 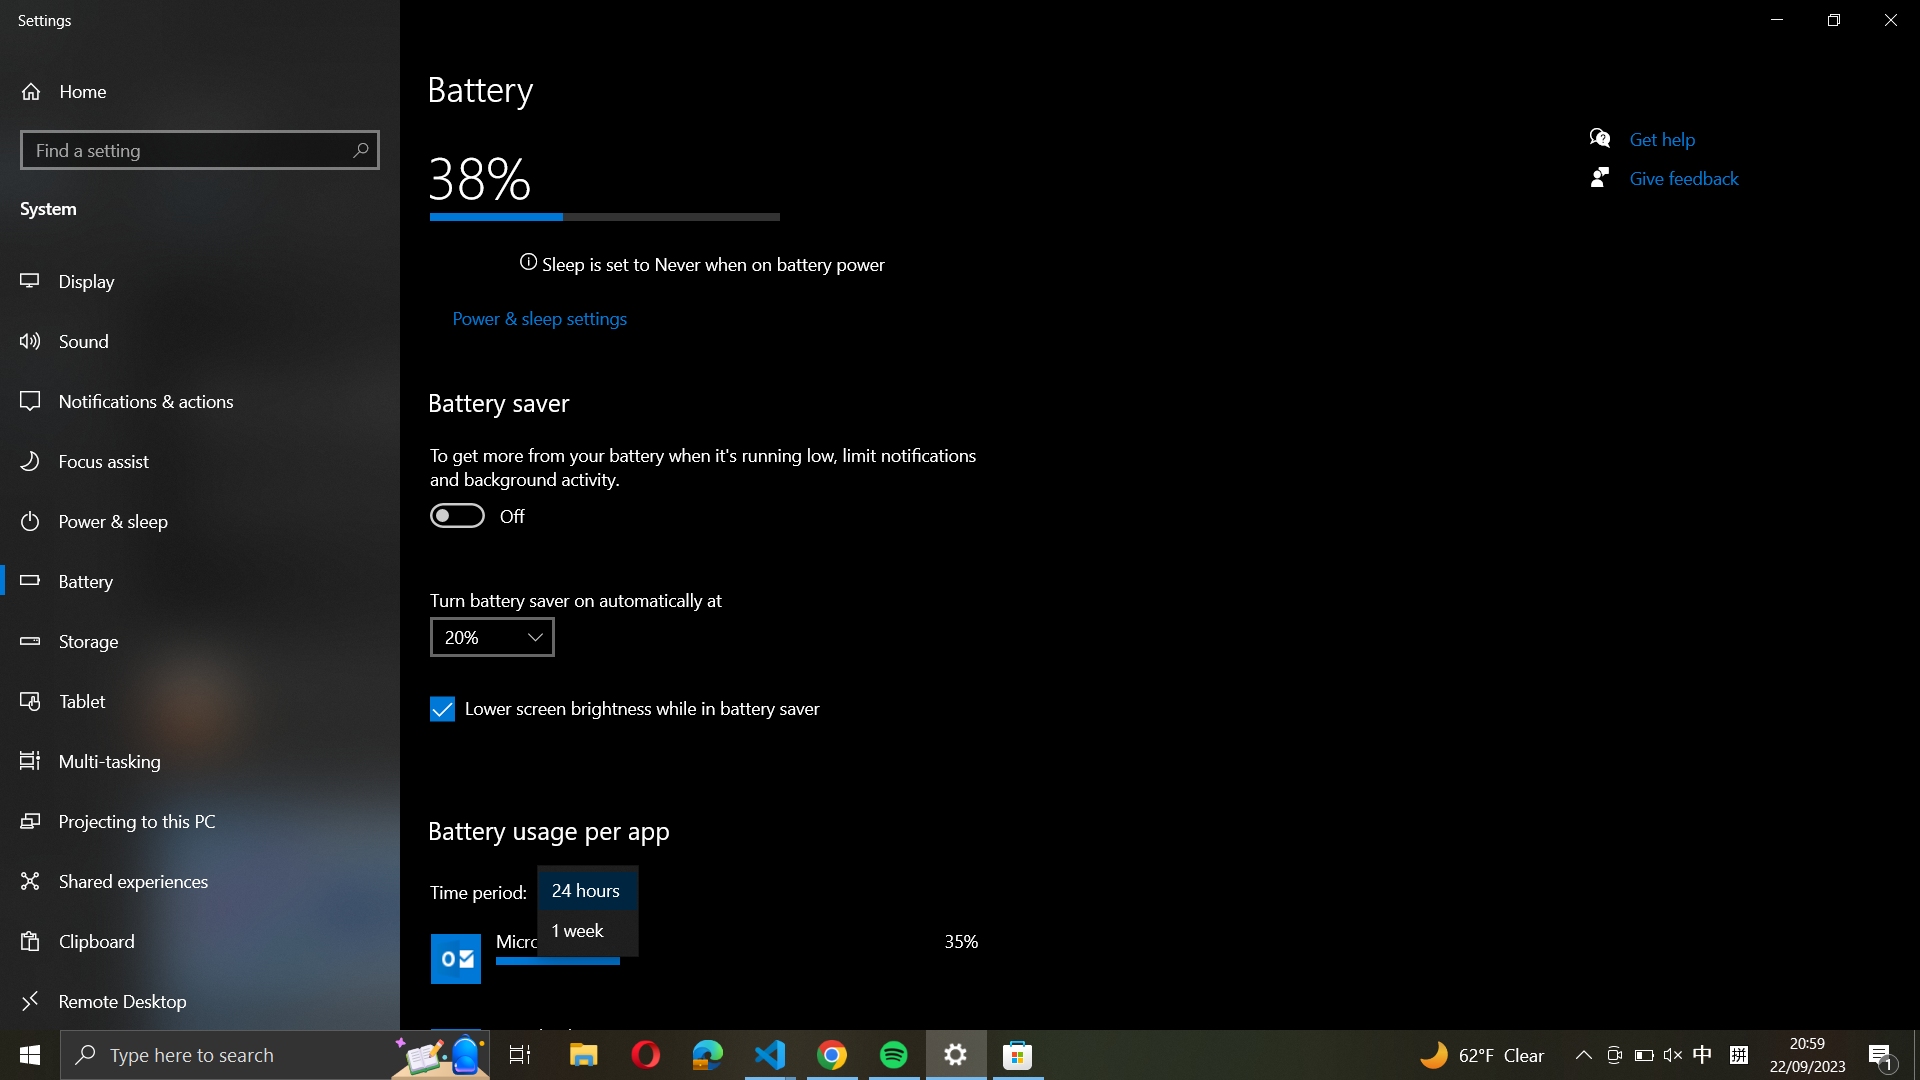 What do you see at coordinates (587, 930) in the screenshot?
I see `Update the timeframe for application battery consumption to "1 week` at bounding box center [587, 930].